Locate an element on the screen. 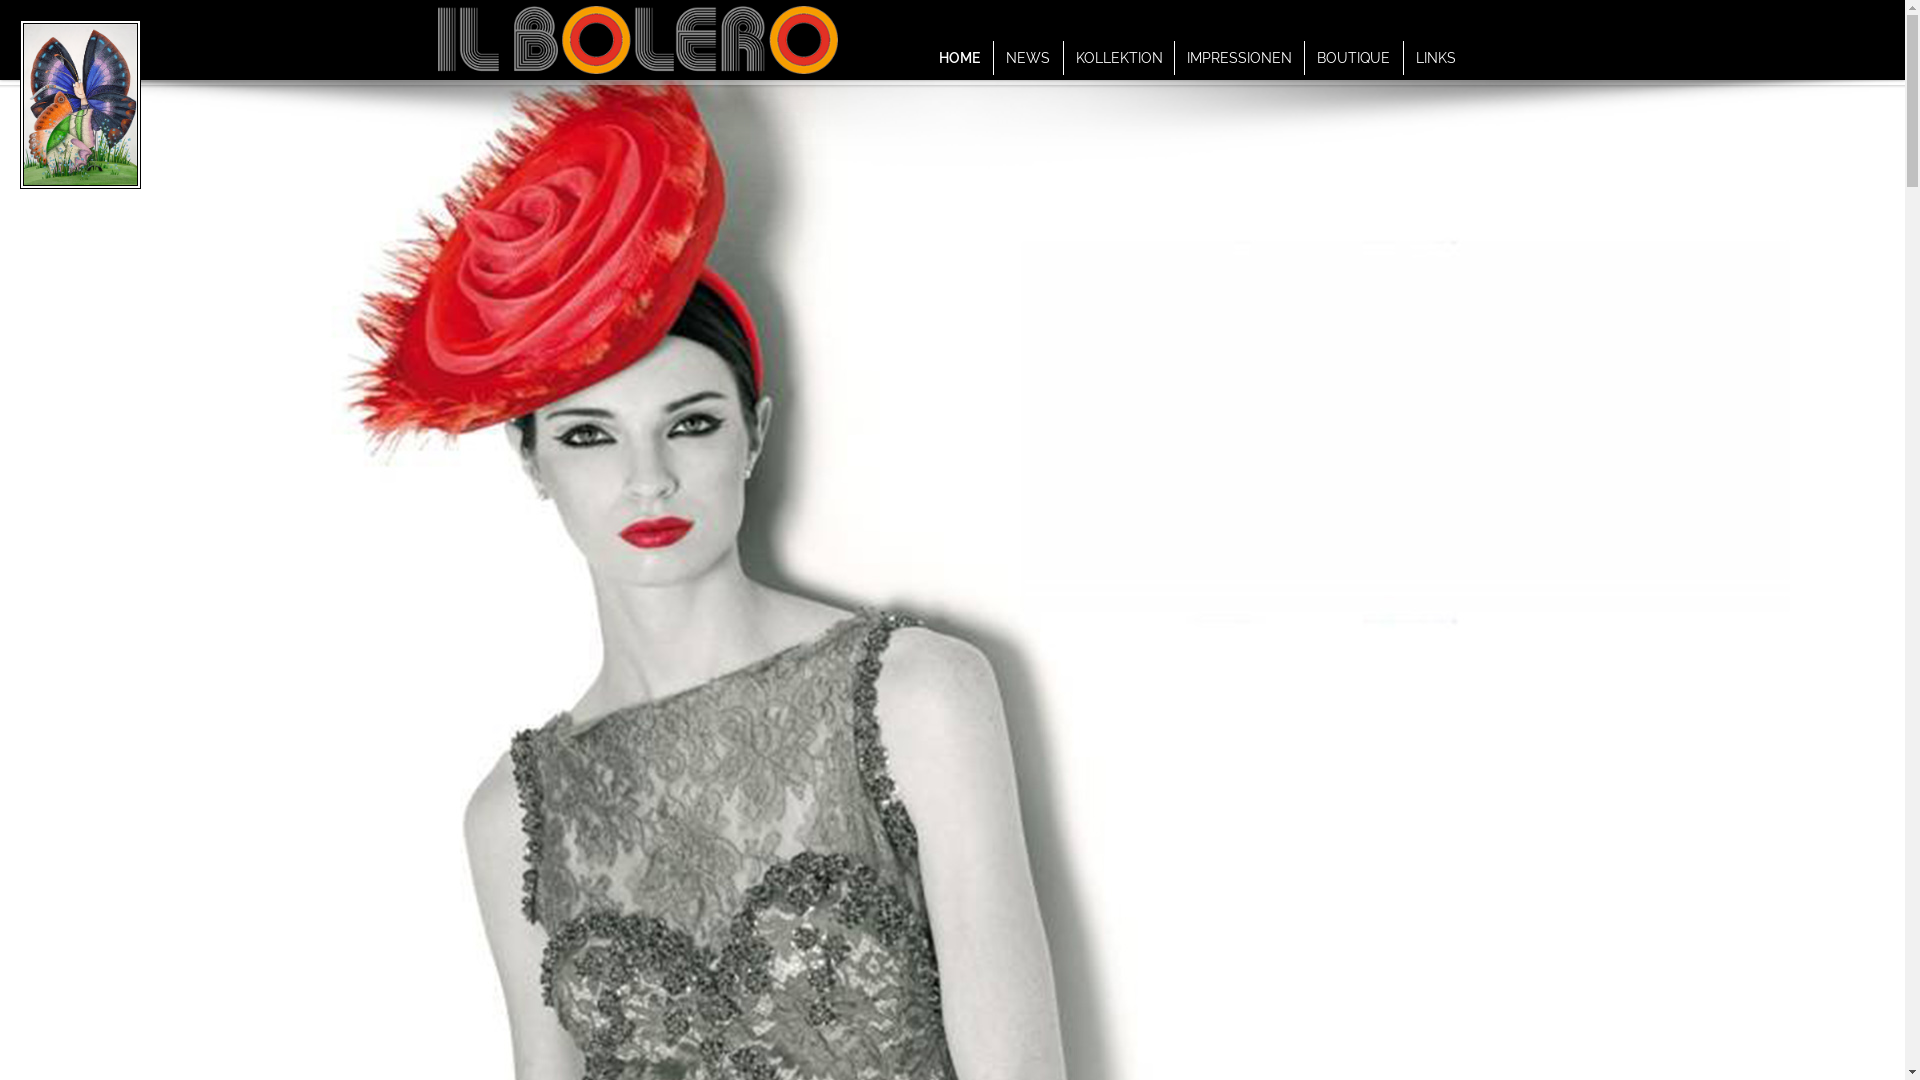  'KOLLEKTION' is located at coordinates (1118, 56).